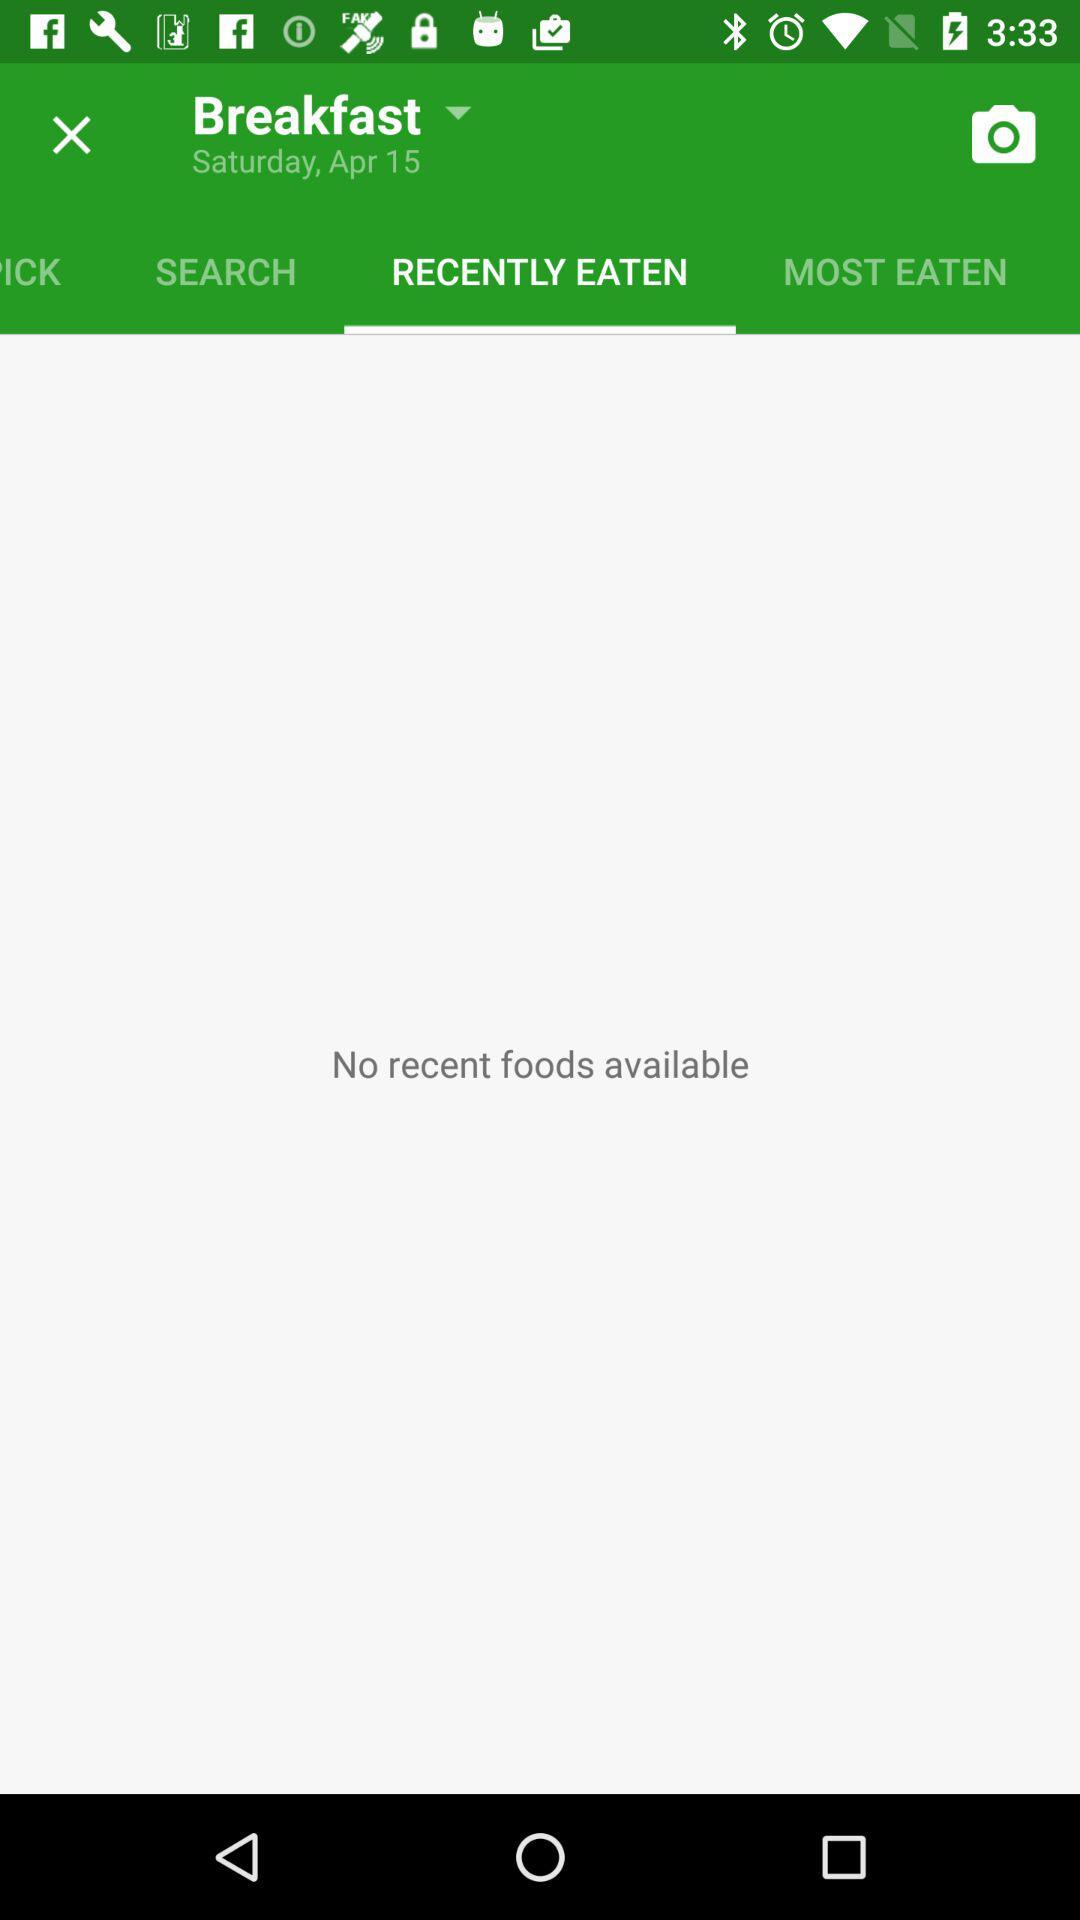 The width and height of the screenshot is (1080, 1920). What do you see at coordinates (1066, 269) in the screenshot?
I see `saved meal icon` at bounding box center [1066, 269].